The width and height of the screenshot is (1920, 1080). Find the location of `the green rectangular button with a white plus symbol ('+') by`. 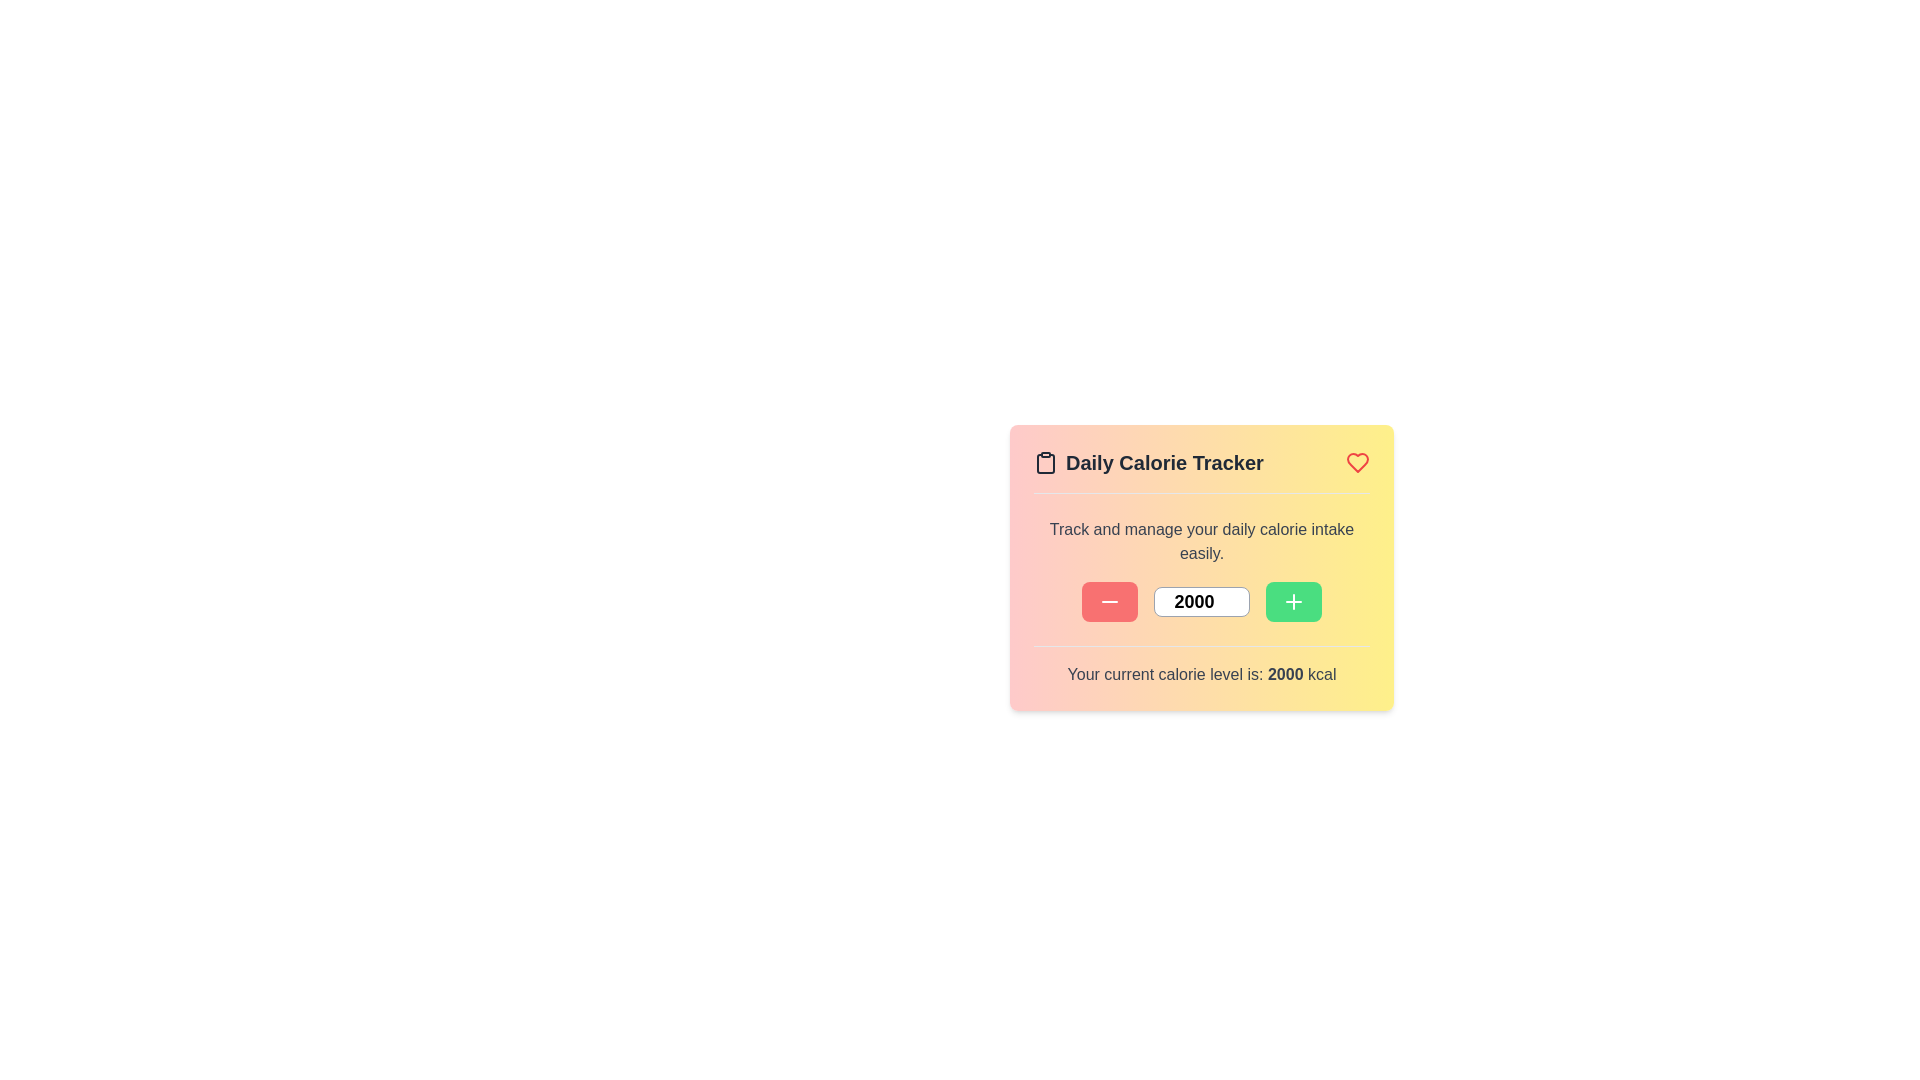

the green rectangular button with a white plus symbol ('+') by is located at coordinates (1294, 600).